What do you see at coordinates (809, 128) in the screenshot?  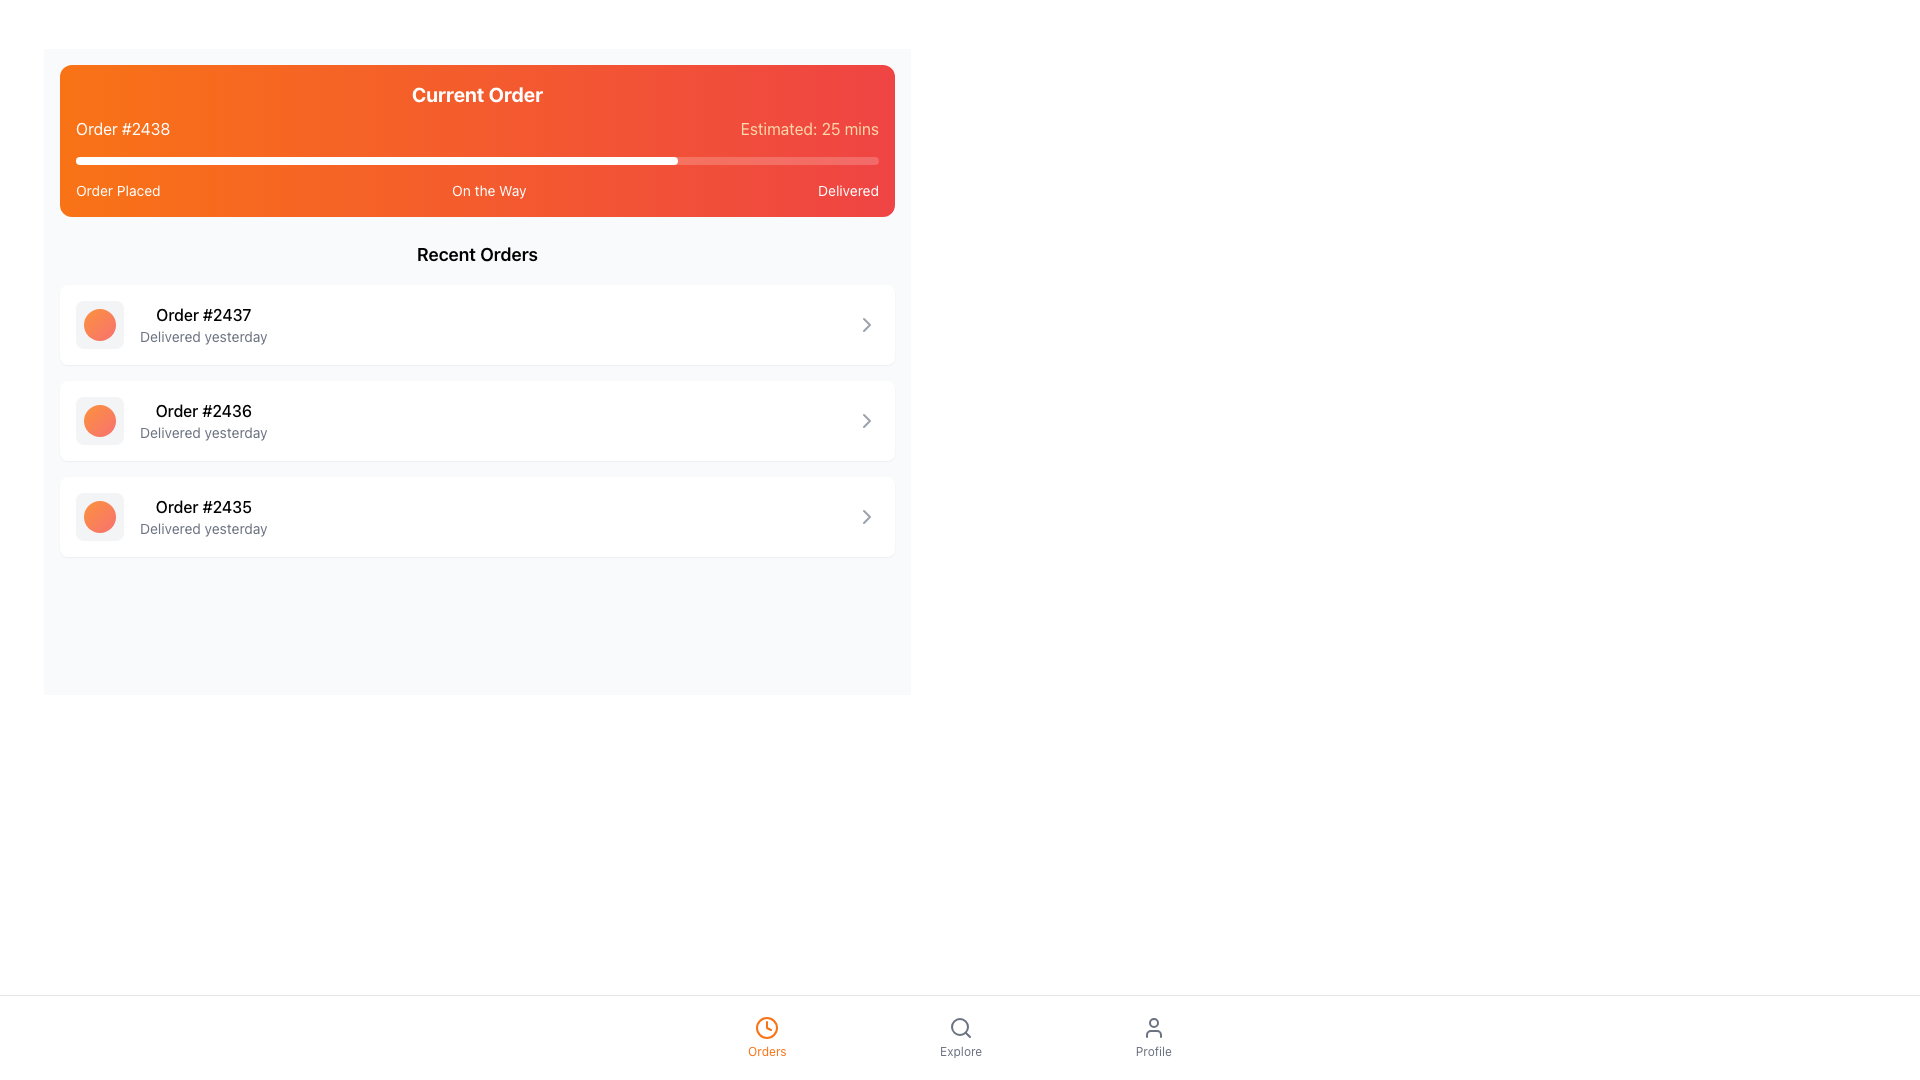 I see `the Text Label that displays the estimated delivery or completion time for the current order, located in the top-right corner of the header section` at bounding box center [809, 128].